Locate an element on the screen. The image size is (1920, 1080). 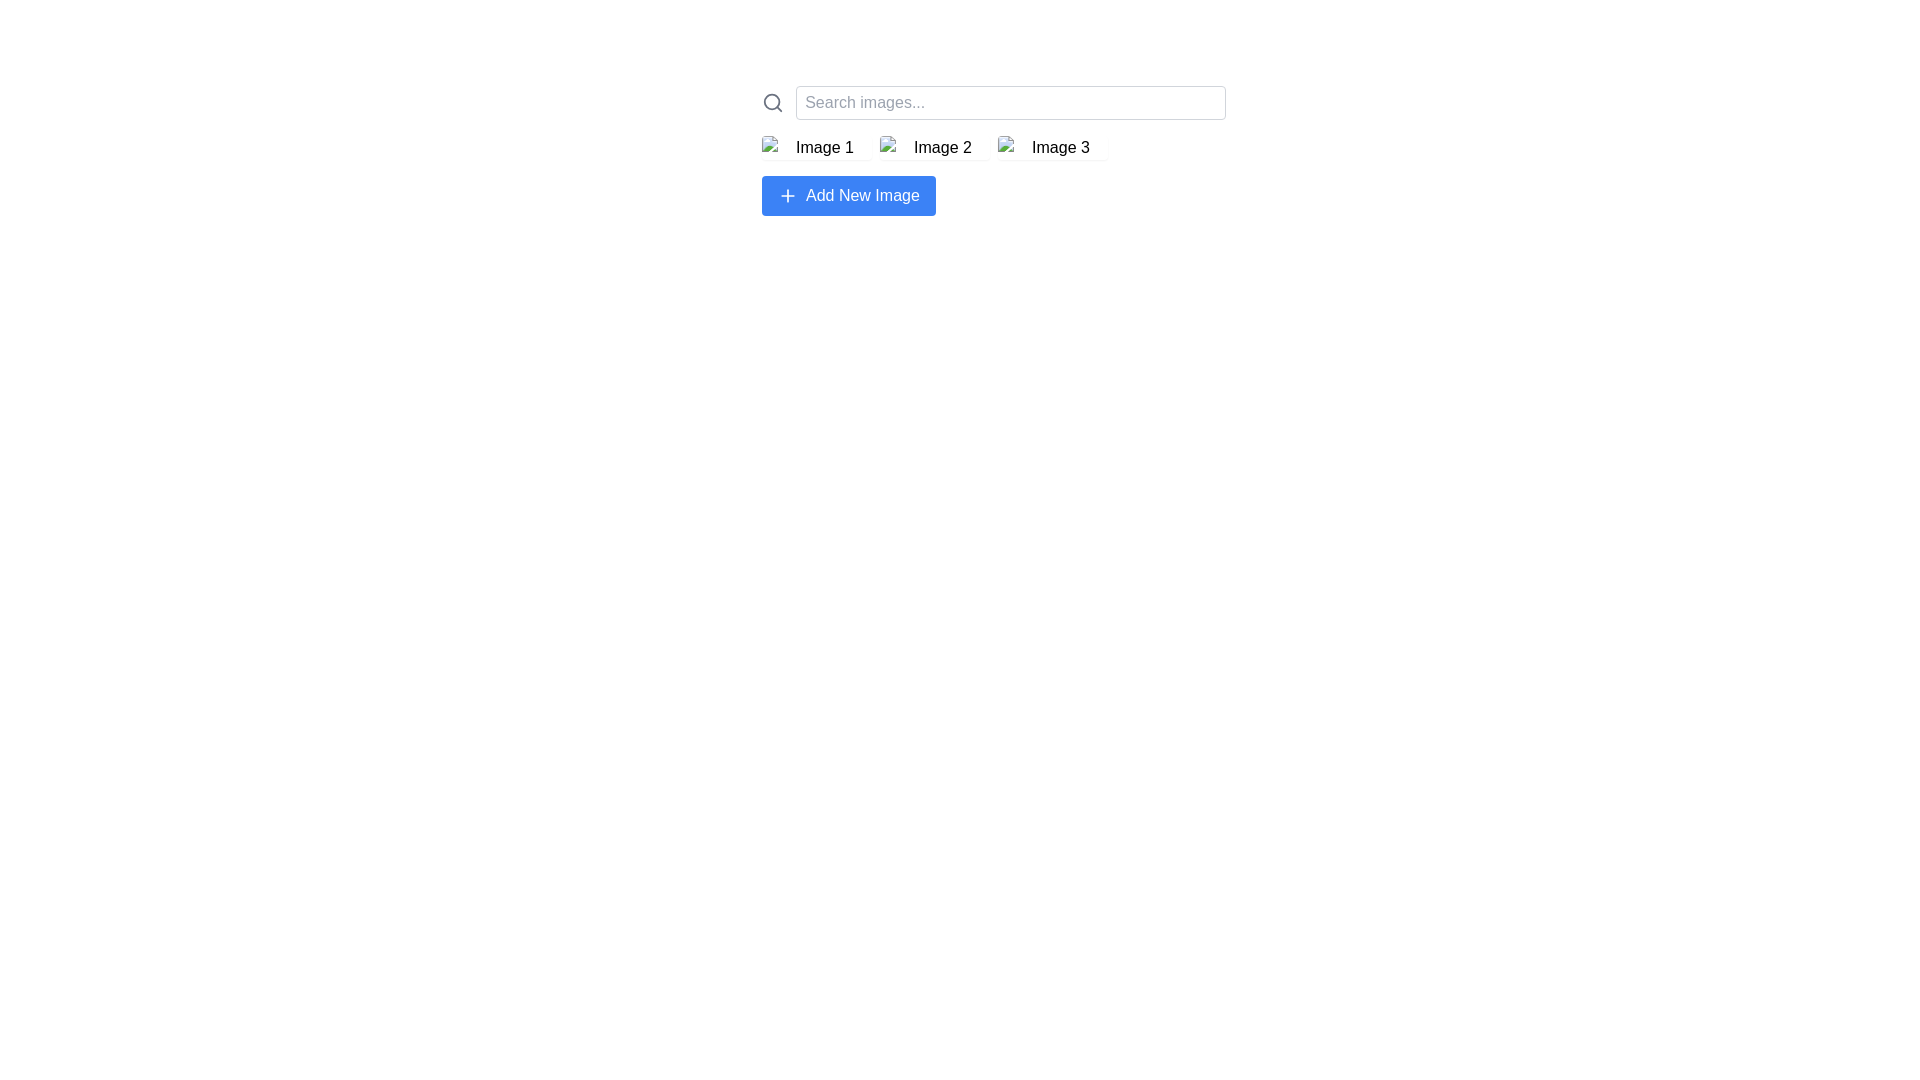
the 'Add Image' button located below the images labeled 'Image 1', 'Image 2', and 'Image 3' is located at coordinates (848, 196).